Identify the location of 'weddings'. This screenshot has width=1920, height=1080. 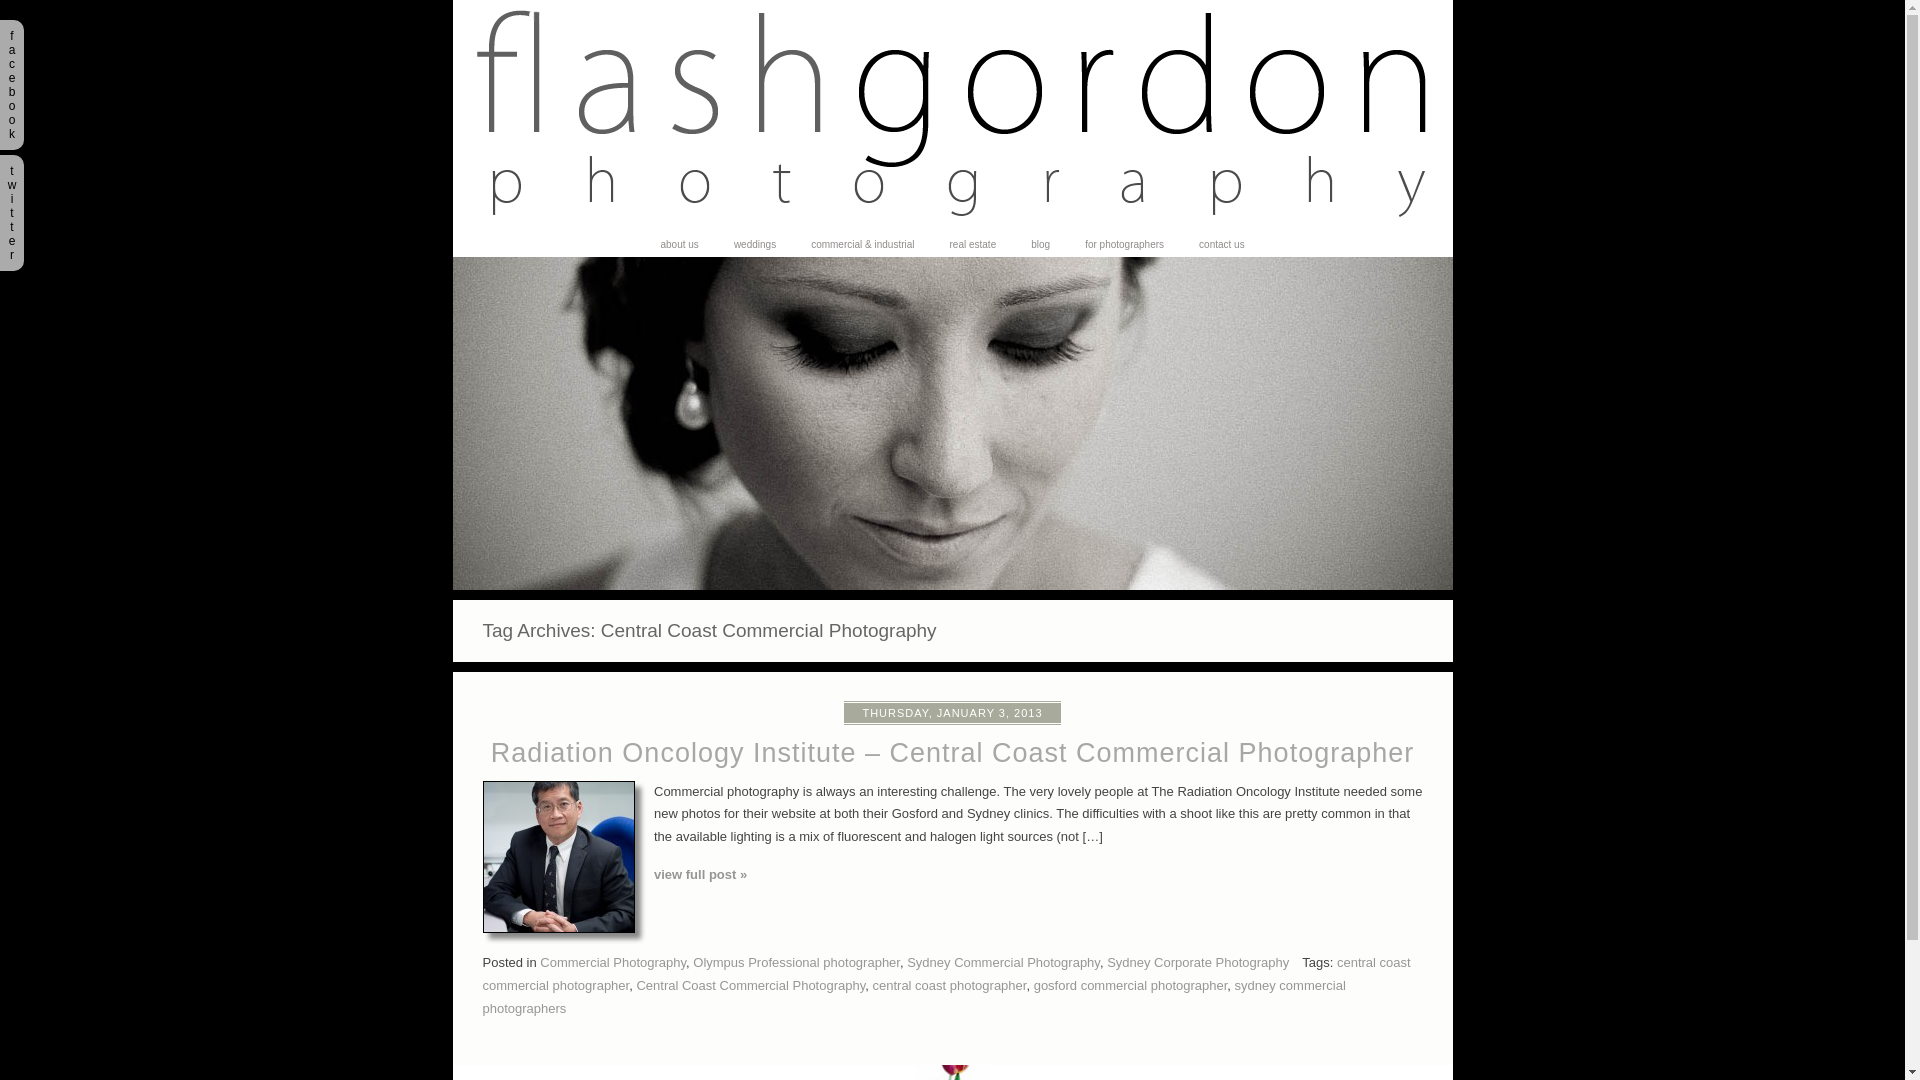
(753, 244).